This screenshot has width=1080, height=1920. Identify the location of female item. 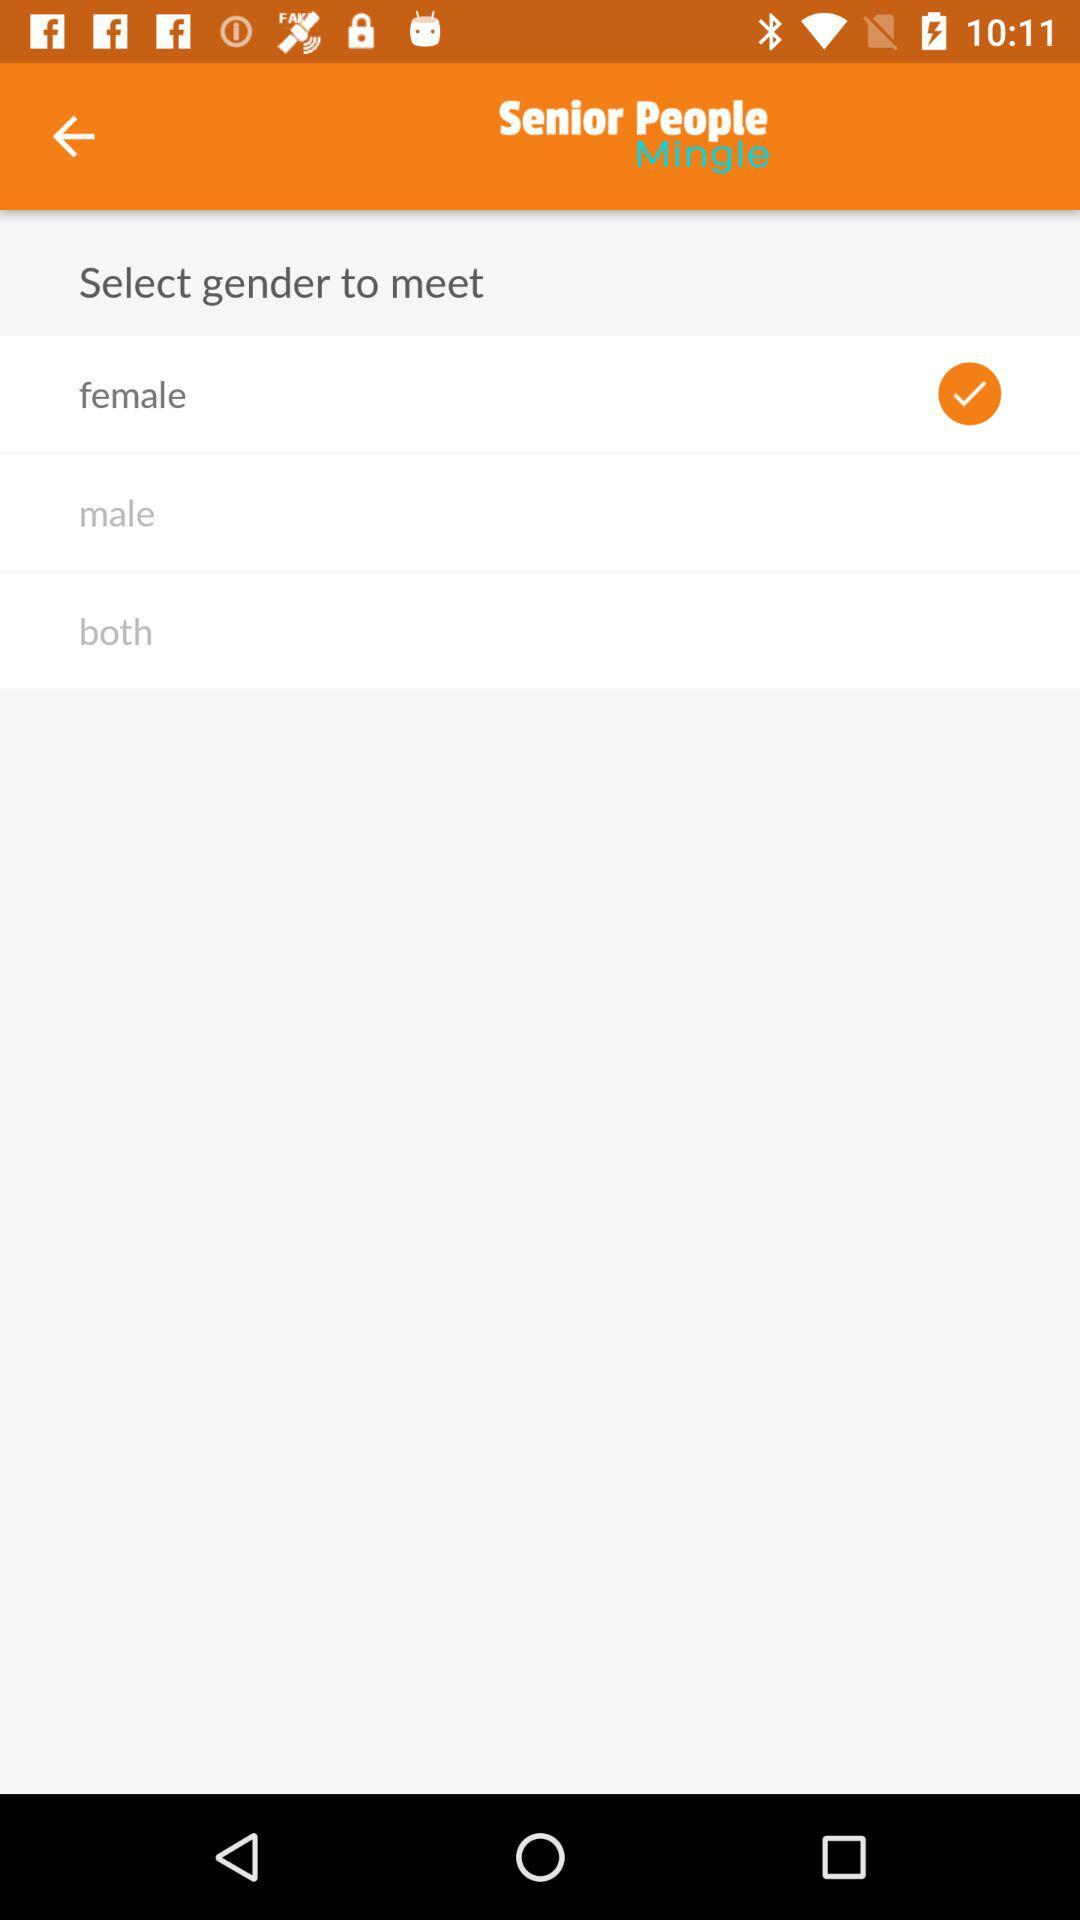
(132, 393).